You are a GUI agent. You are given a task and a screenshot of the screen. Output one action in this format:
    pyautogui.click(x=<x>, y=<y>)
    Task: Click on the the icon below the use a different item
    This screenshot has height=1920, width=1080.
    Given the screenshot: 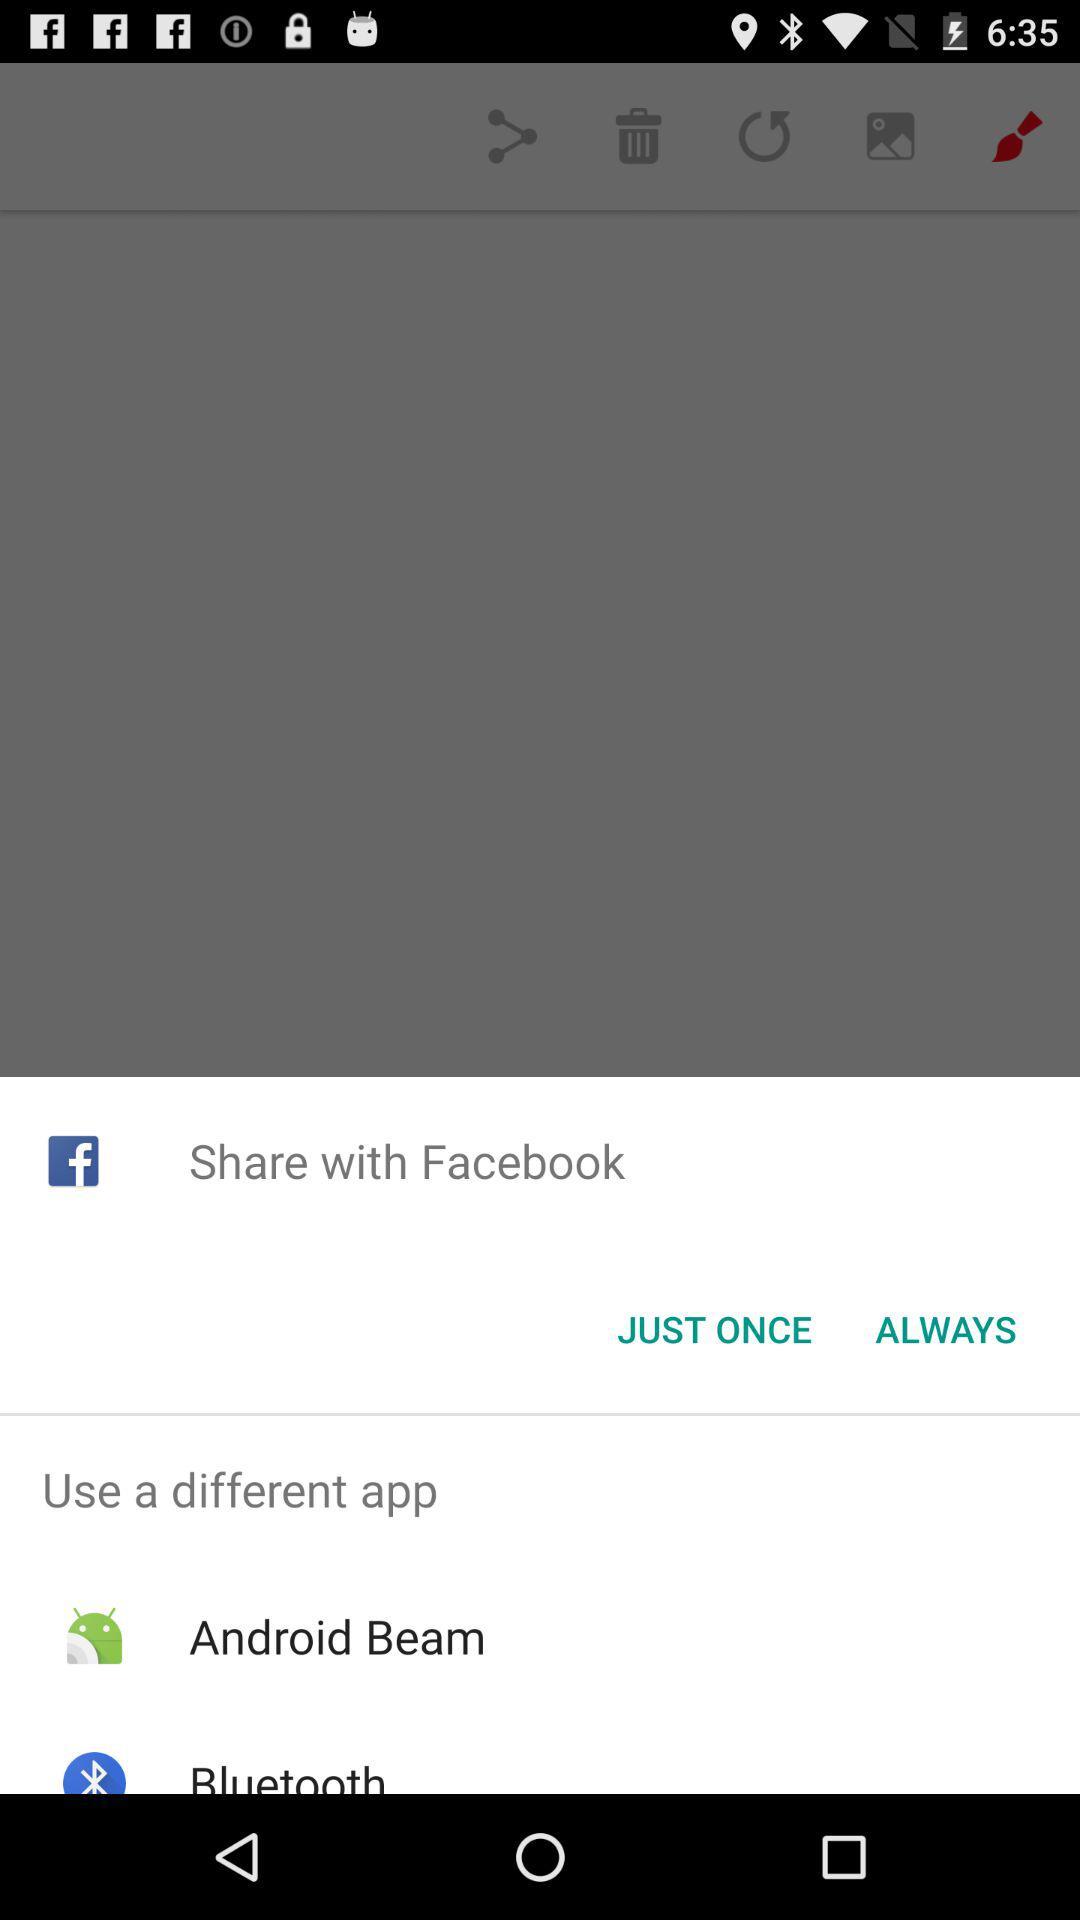 What is the action you would take?
    pyautogui.click(x=336, y=1636)
    